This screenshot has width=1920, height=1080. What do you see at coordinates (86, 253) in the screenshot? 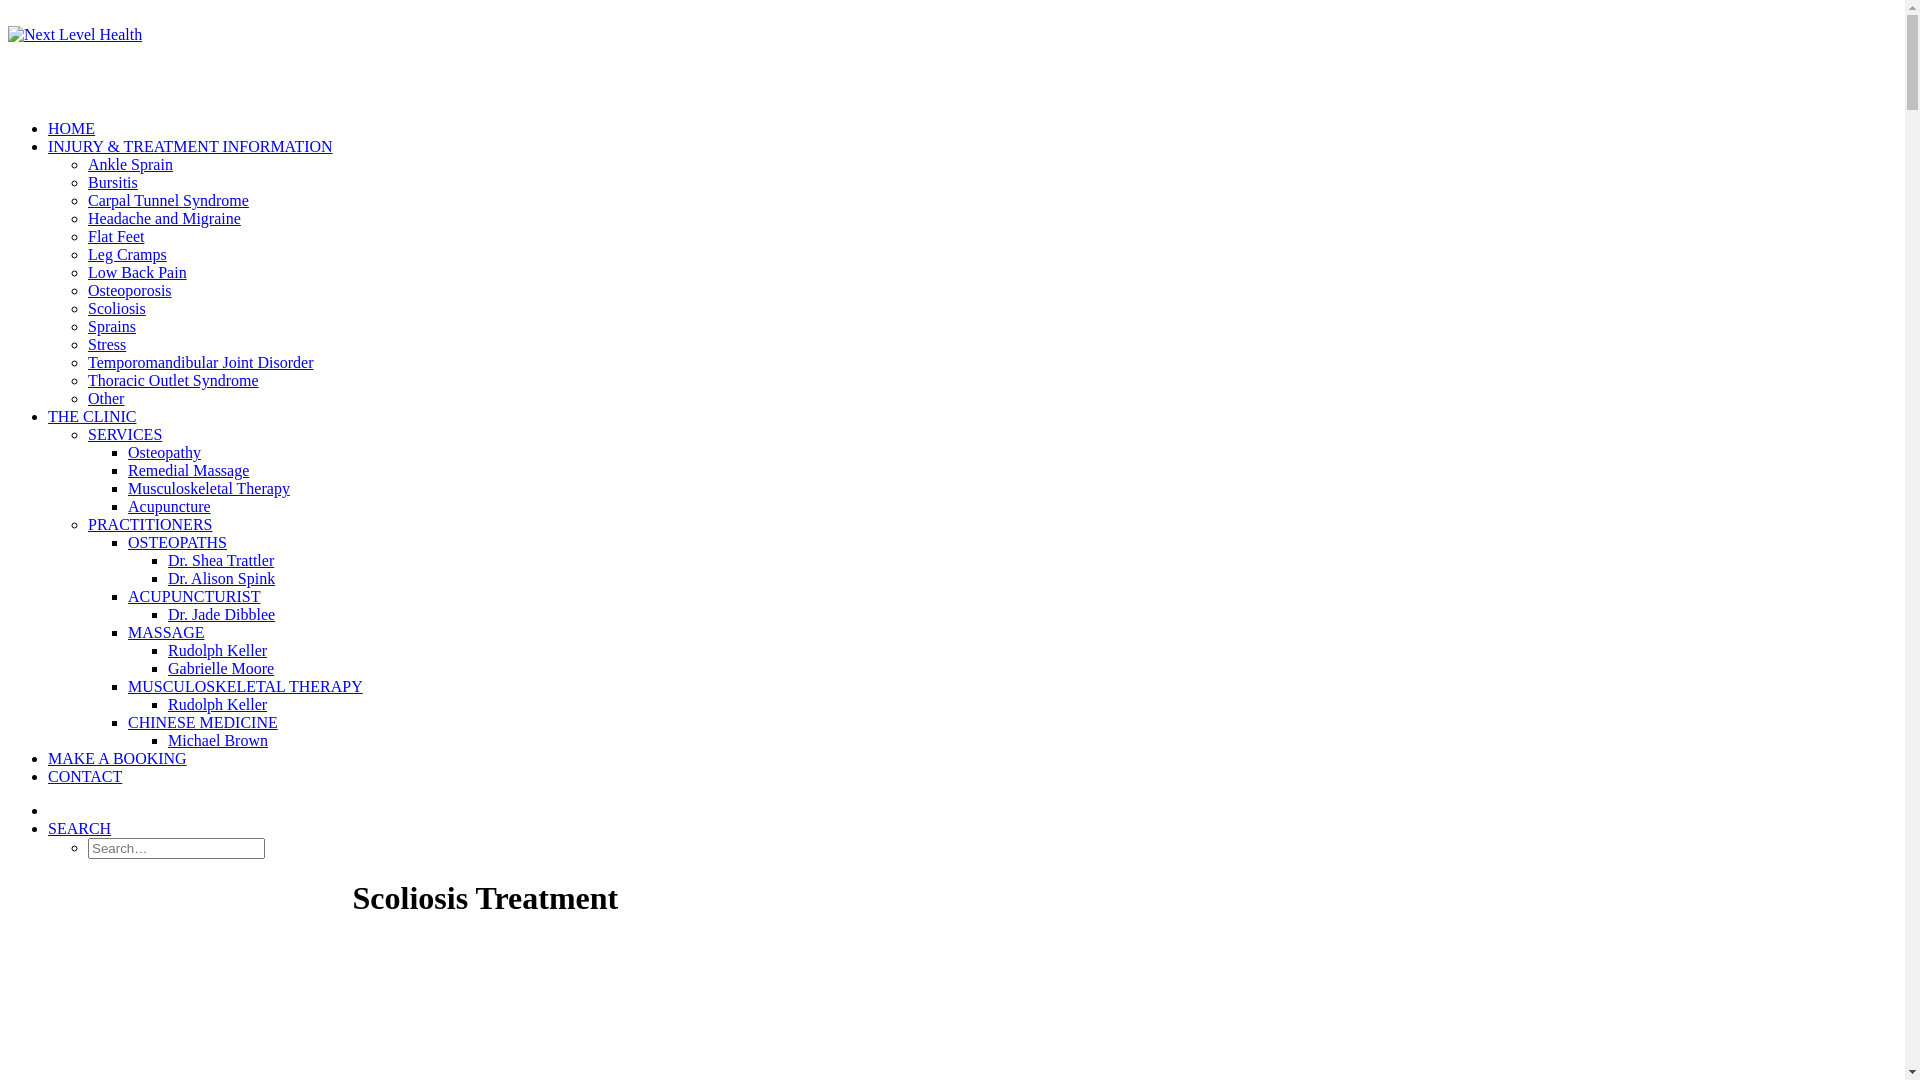
I see `'Leg Cramps'` at bounding box center [86, 253].